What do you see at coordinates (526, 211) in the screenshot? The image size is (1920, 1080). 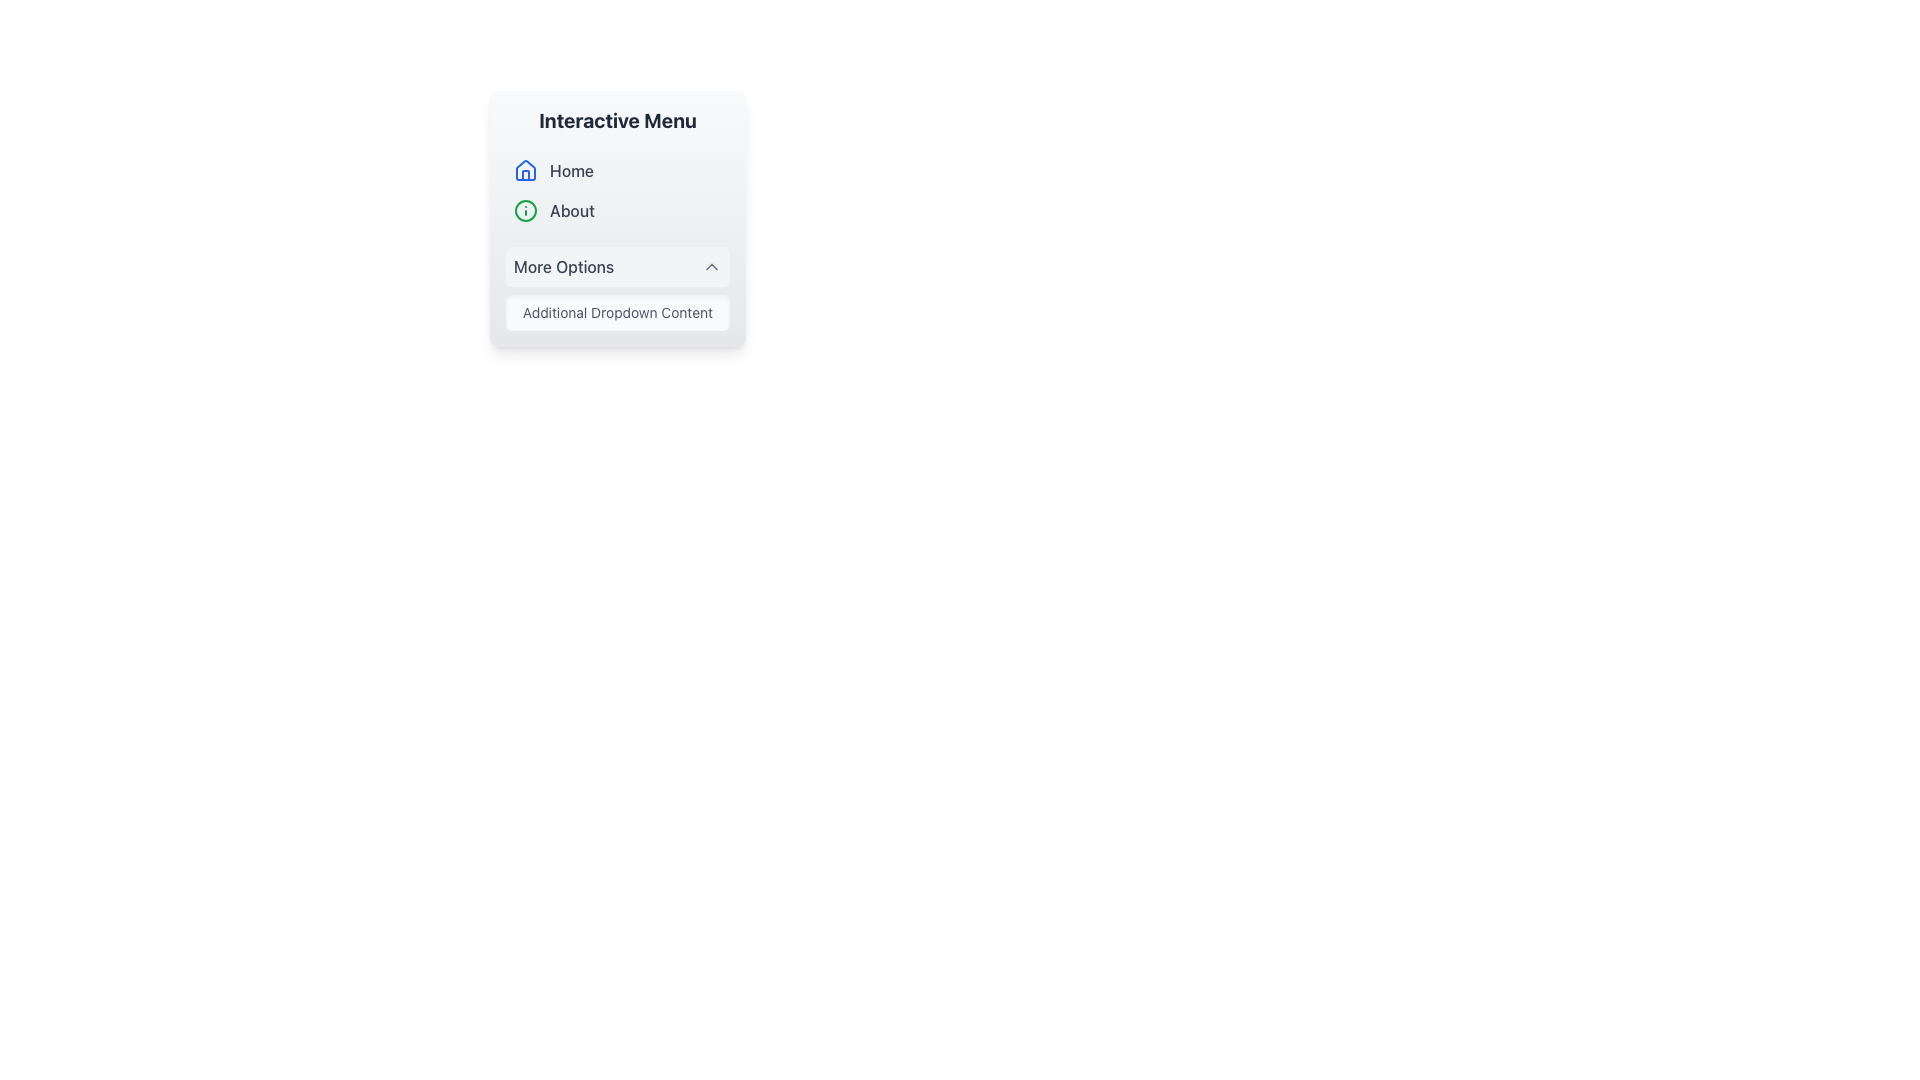 I see `the circular SVG shape that represents the 'About' icon in the menu by clicking on it` at bounding box center [526, 211].